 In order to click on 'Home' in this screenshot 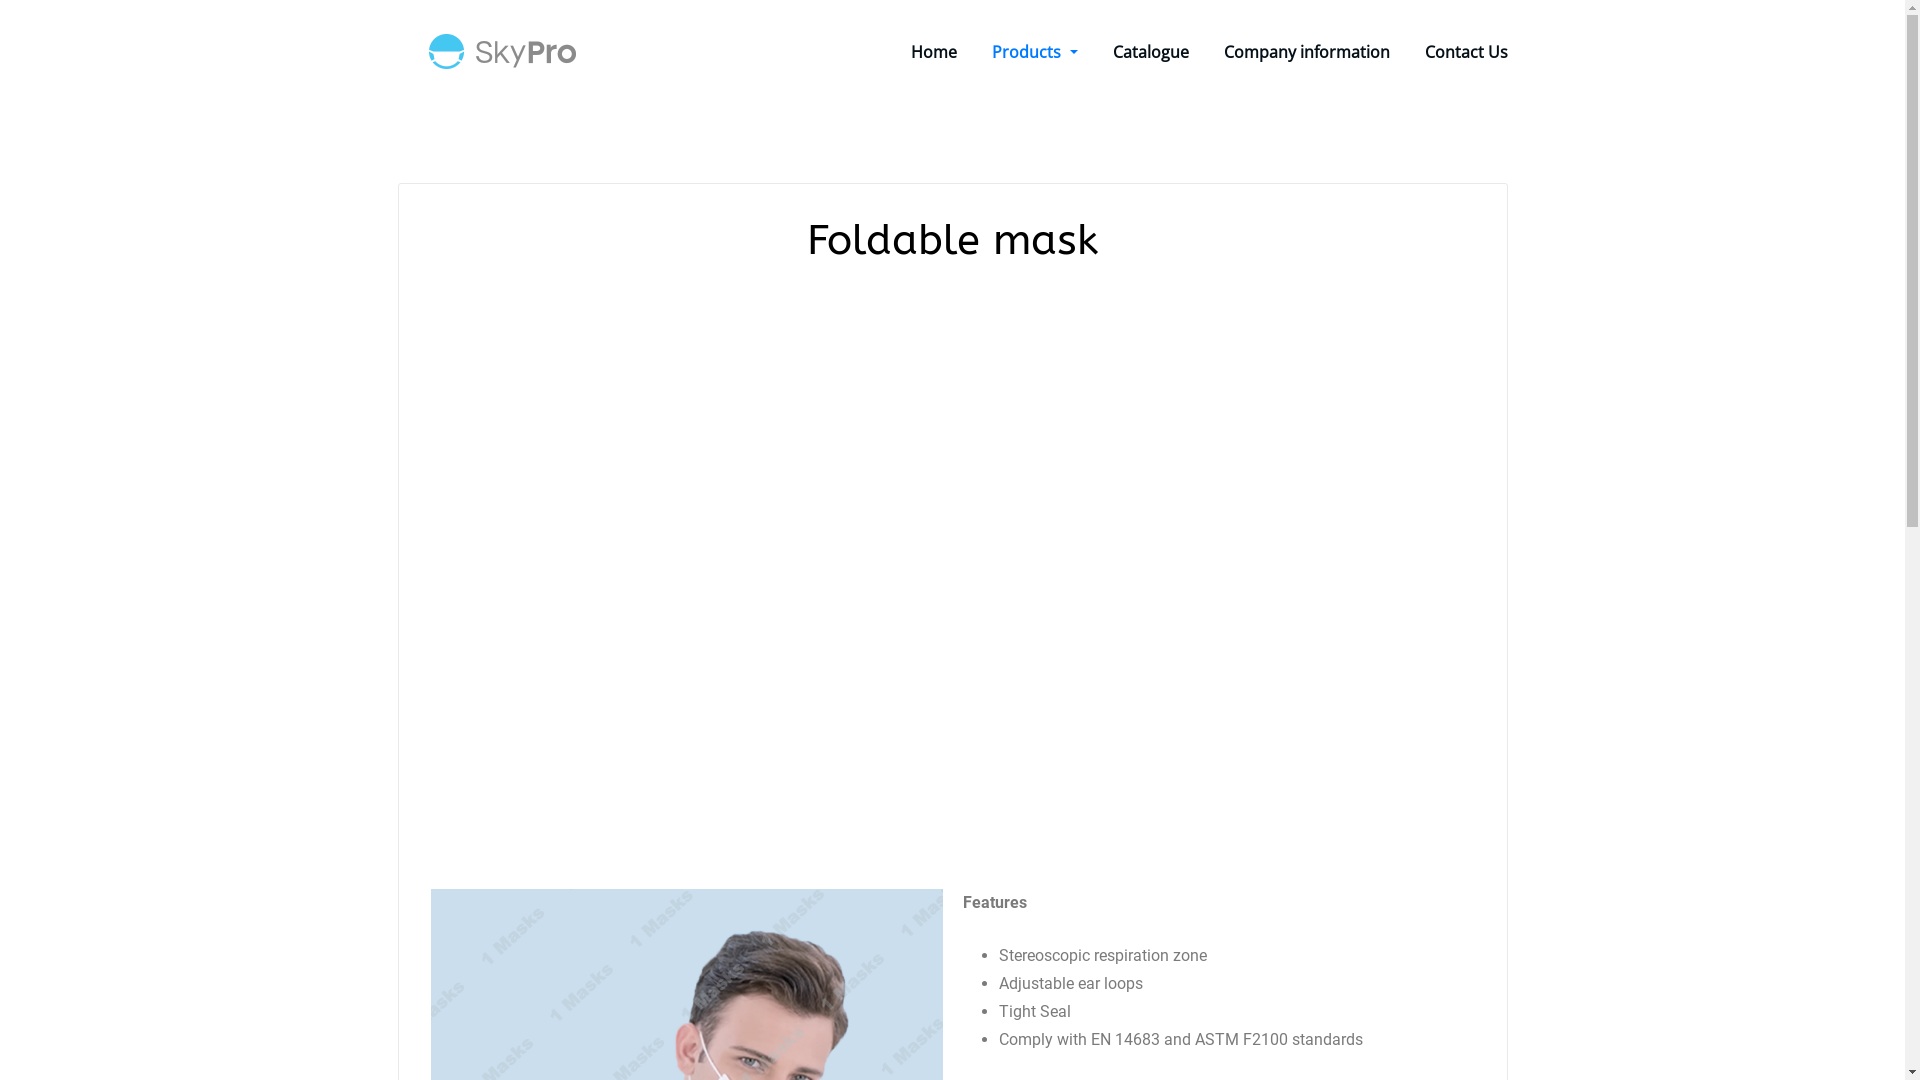, I will do `click(910, 50)`.